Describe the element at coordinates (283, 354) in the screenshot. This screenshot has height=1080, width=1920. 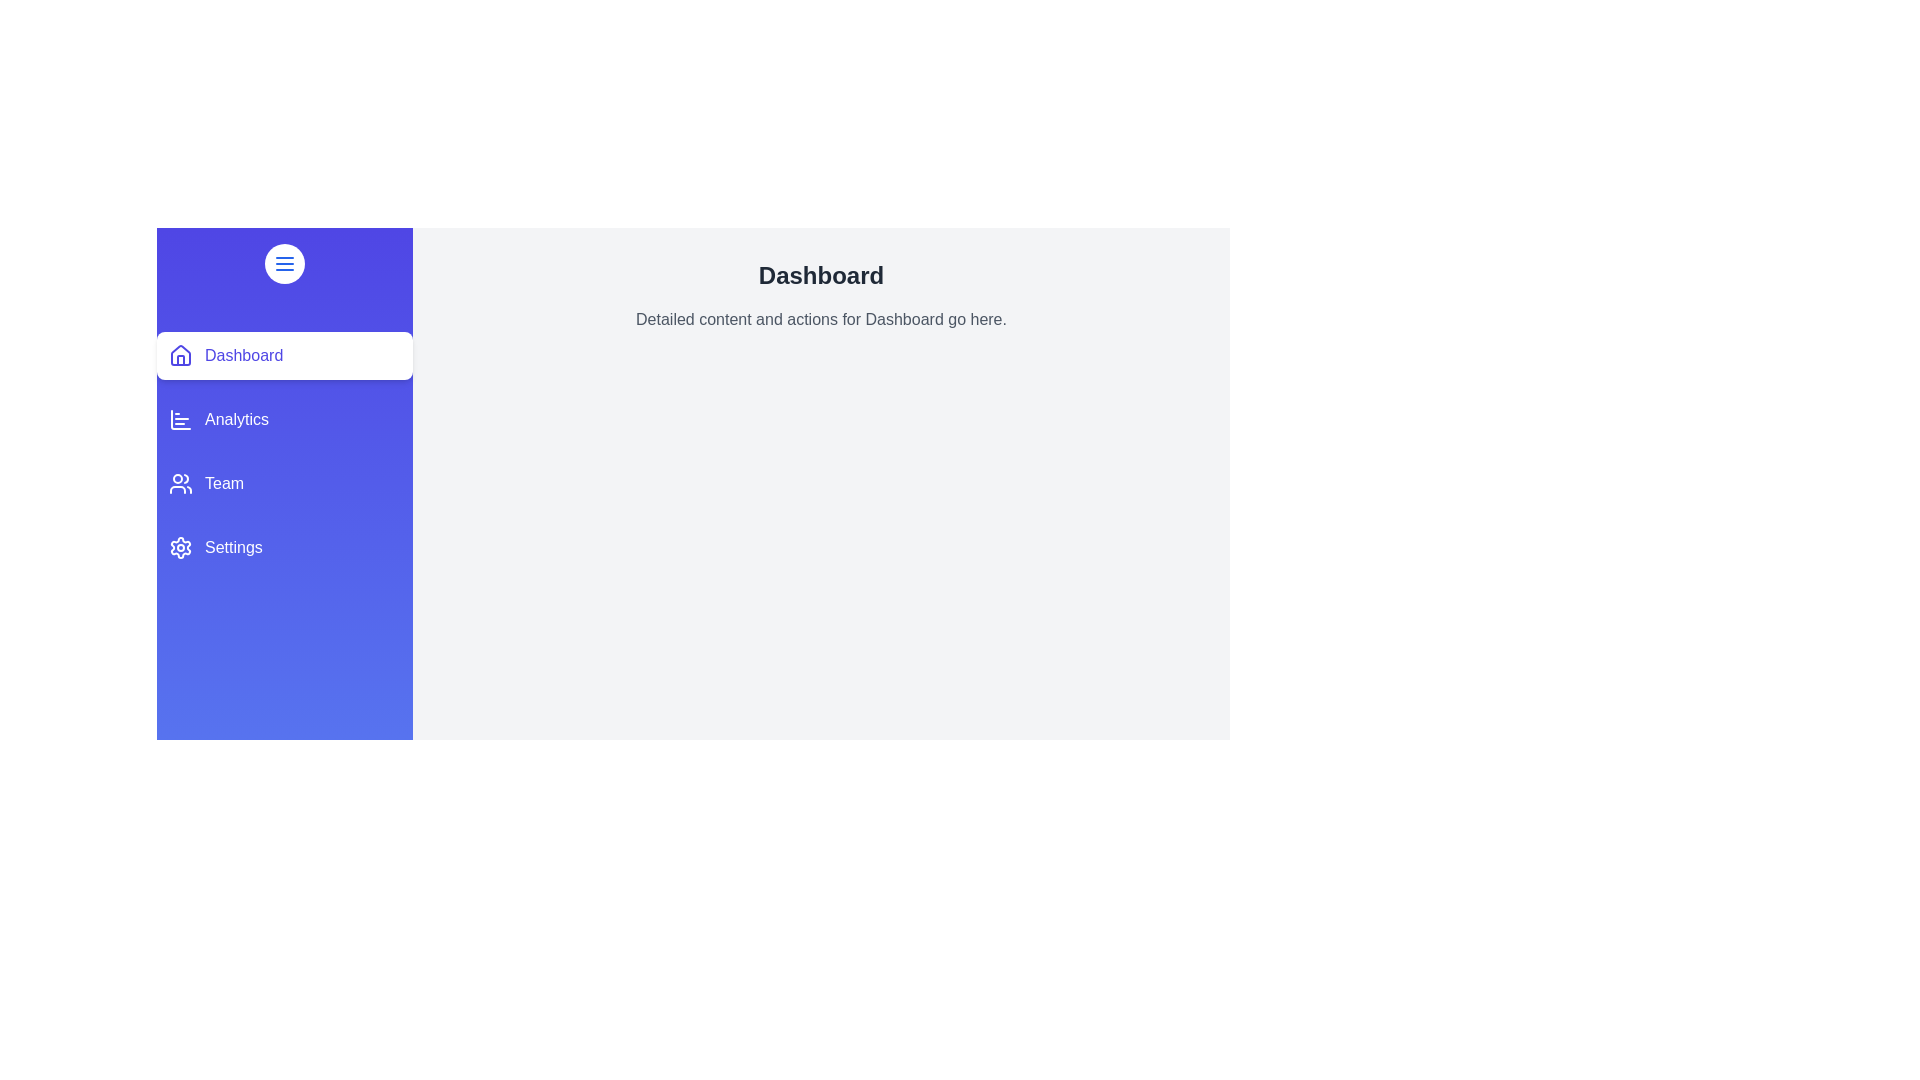
I see `the menu item Dashboard to observe visual feedback` at that location.